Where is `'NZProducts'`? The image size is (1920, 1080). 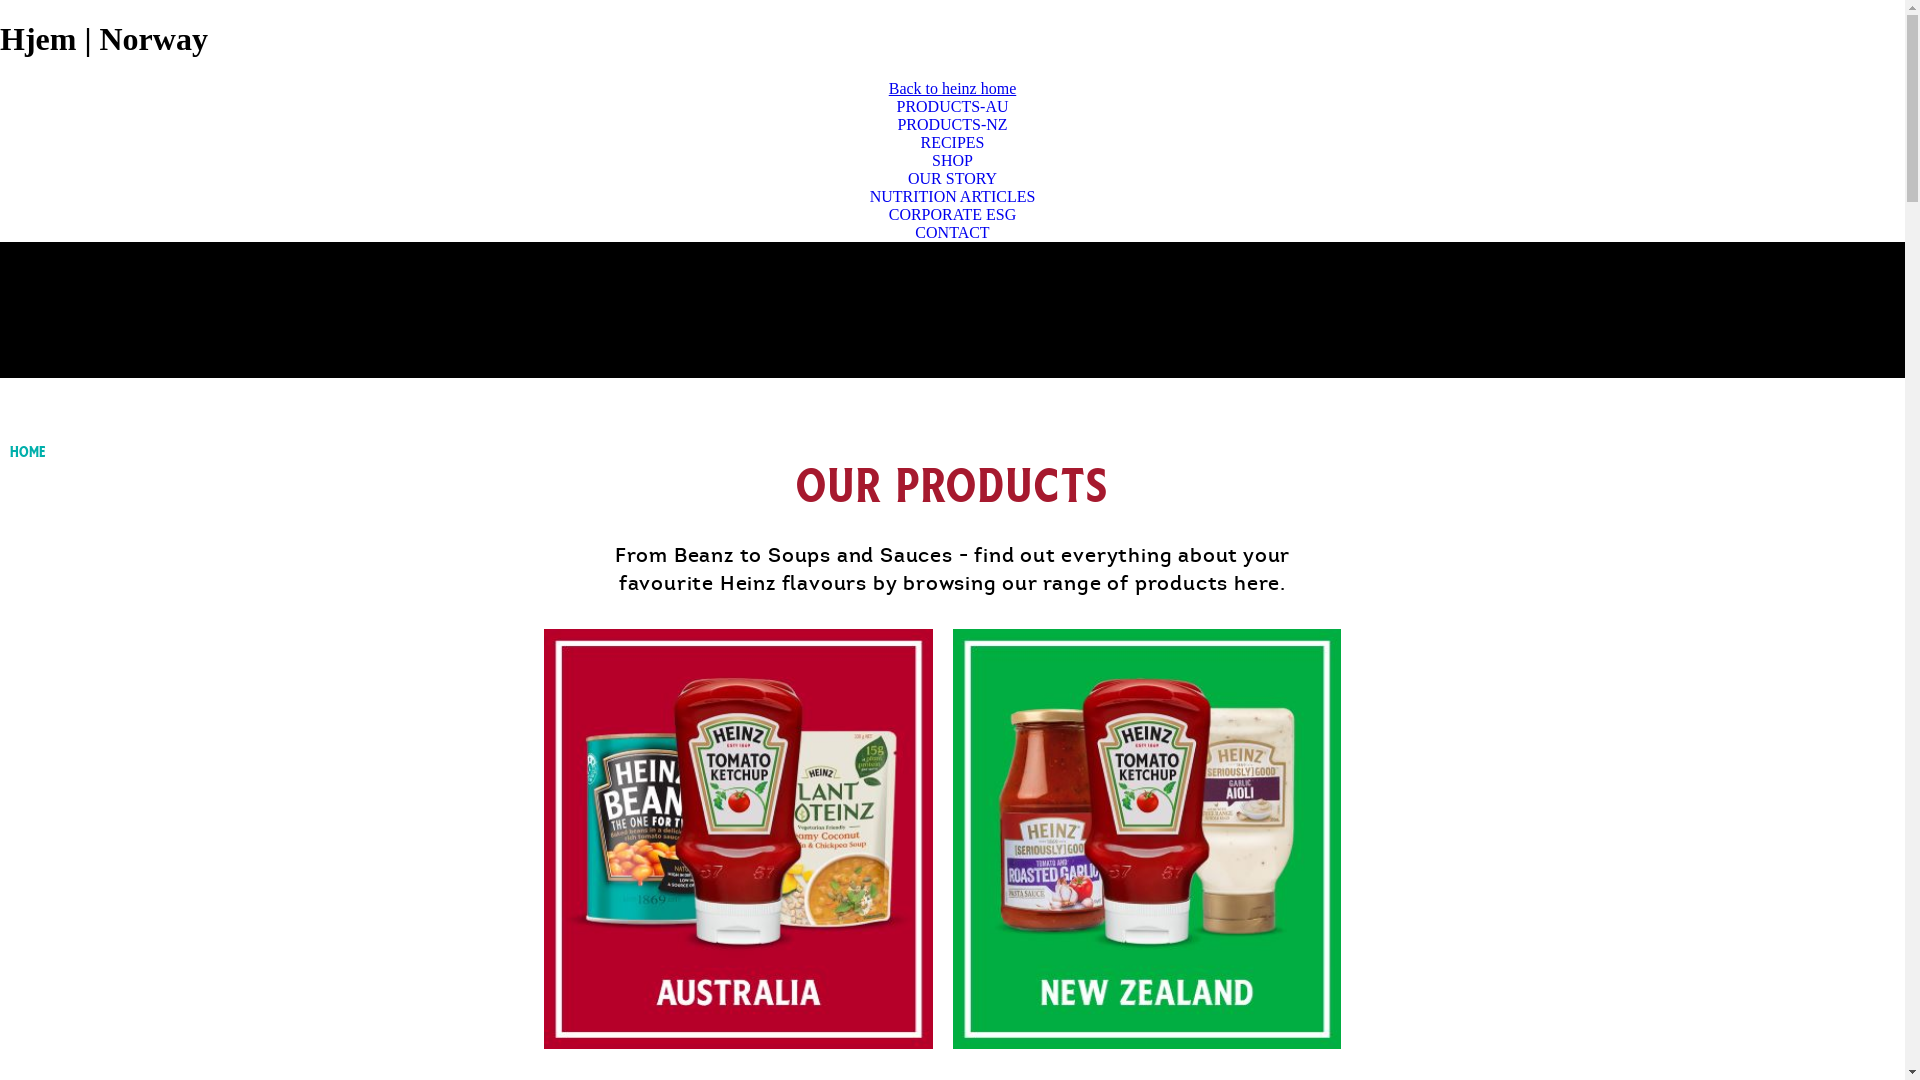 'NZProducts' is located at coordinates (1146, 839).